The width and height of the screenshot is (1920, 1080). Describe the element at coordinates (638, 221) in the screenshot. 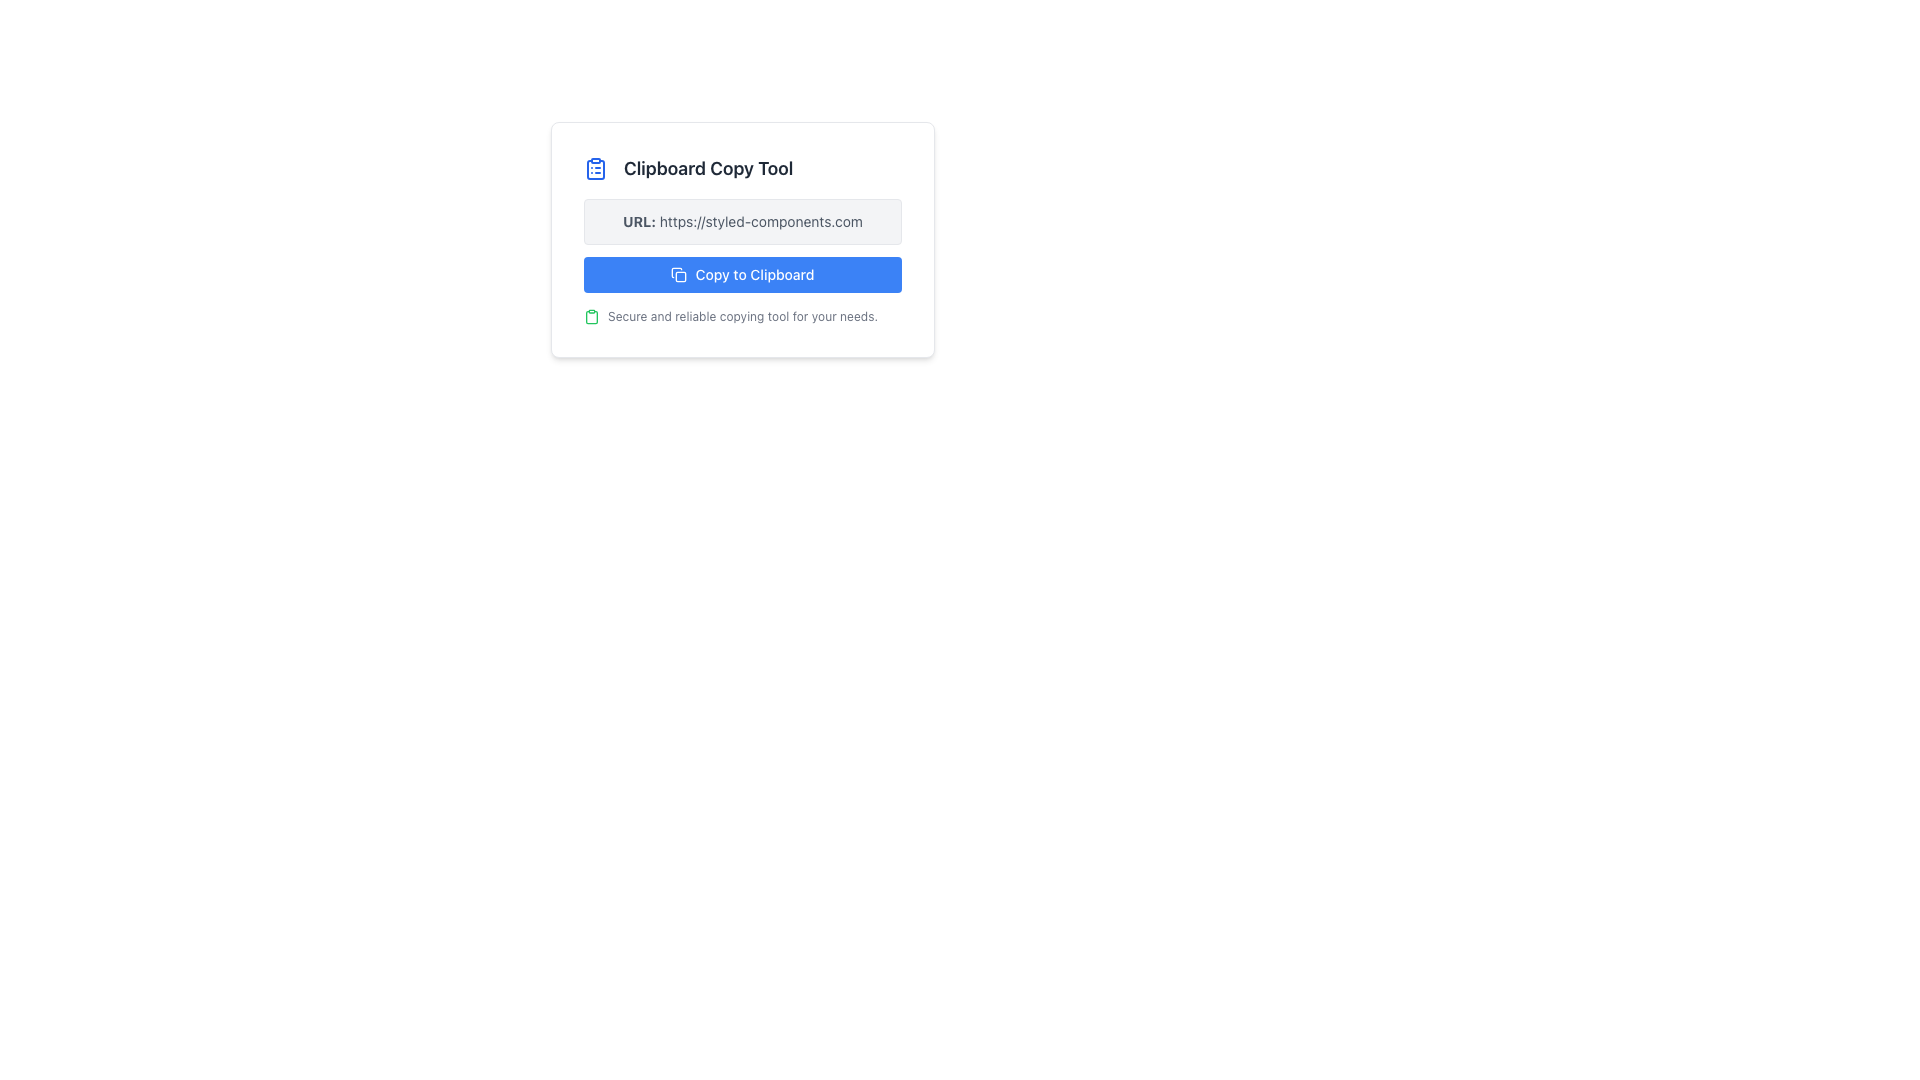

I see `the static text label that indicates the following text represents a URL, positioned immediately to the left of the hyperlink` at that location.